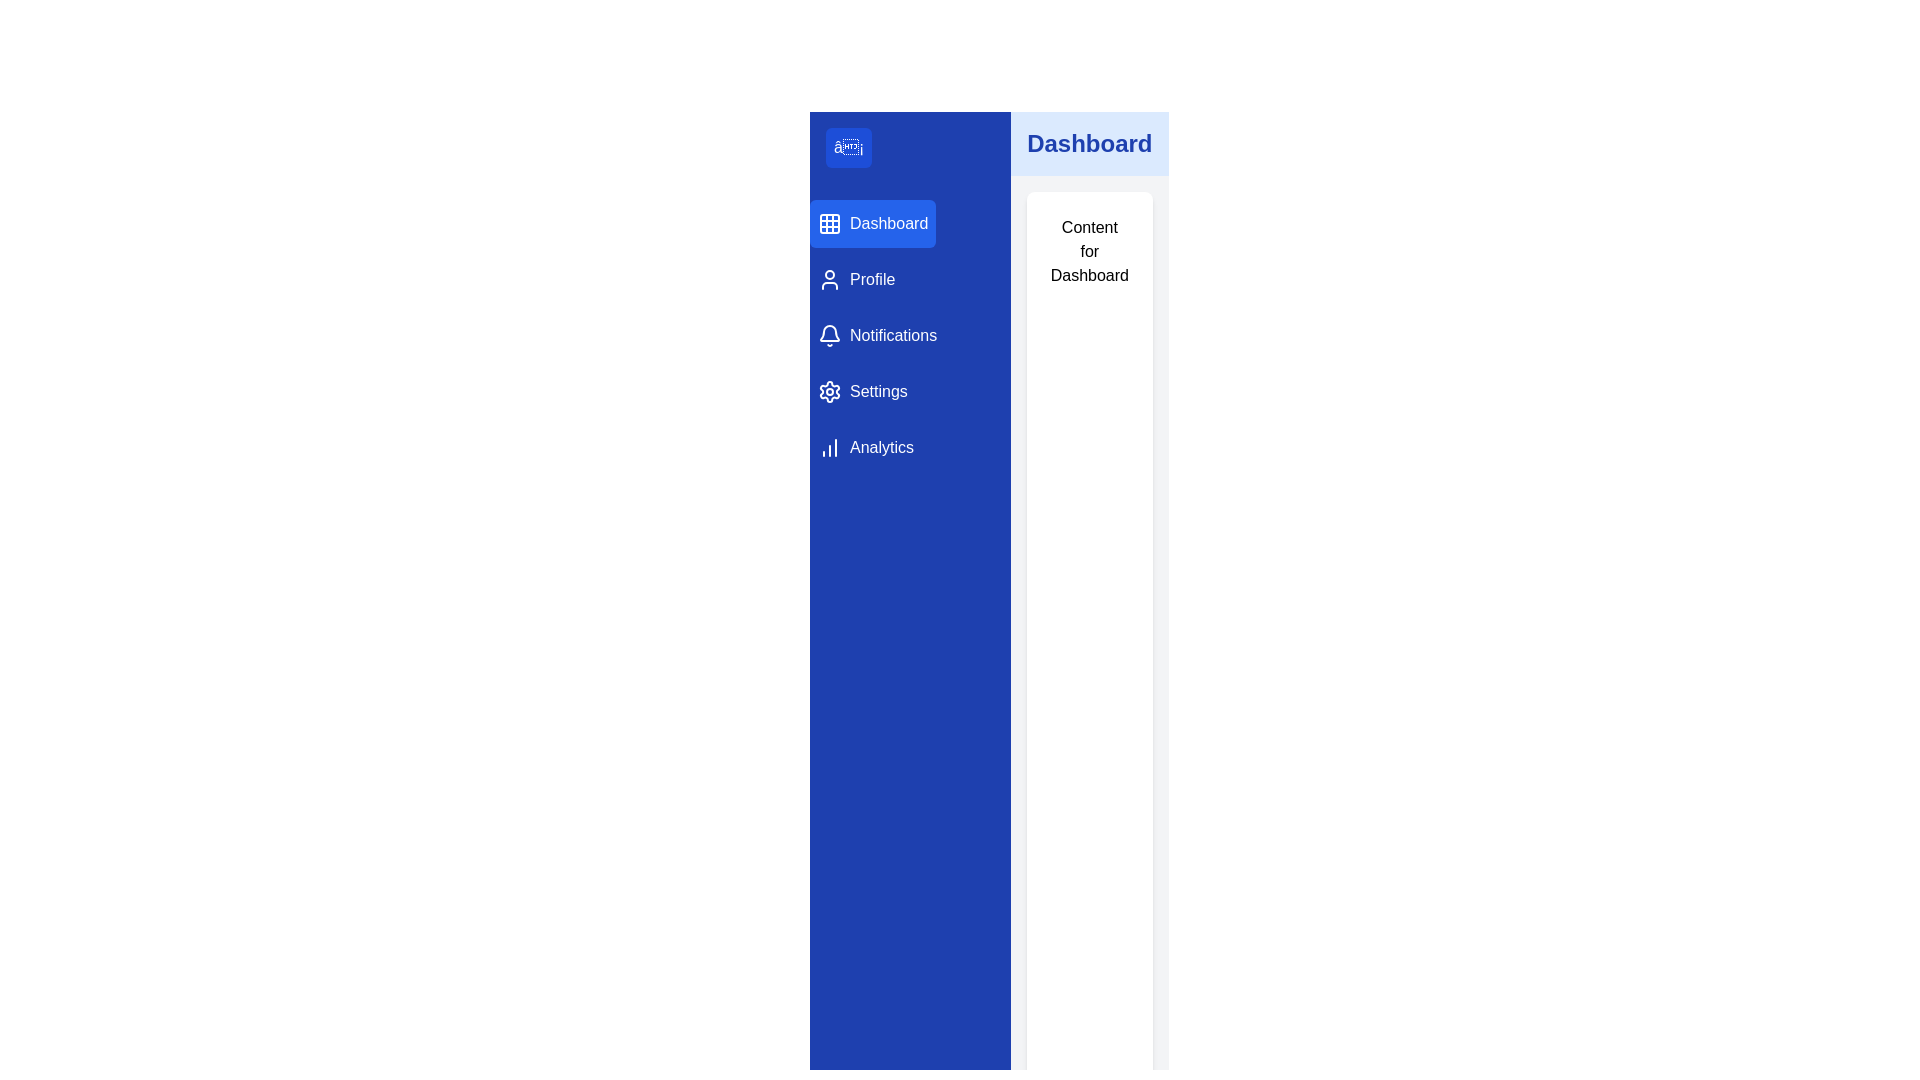 The image size is (1920, 1080). What do you see at coordinates (1088, 142) in the screenshot?
I see `the 'Dashboard' heading located at the top right section of the interface, which indicates the current section the user is viewing` at bounding box center [1088, 142].